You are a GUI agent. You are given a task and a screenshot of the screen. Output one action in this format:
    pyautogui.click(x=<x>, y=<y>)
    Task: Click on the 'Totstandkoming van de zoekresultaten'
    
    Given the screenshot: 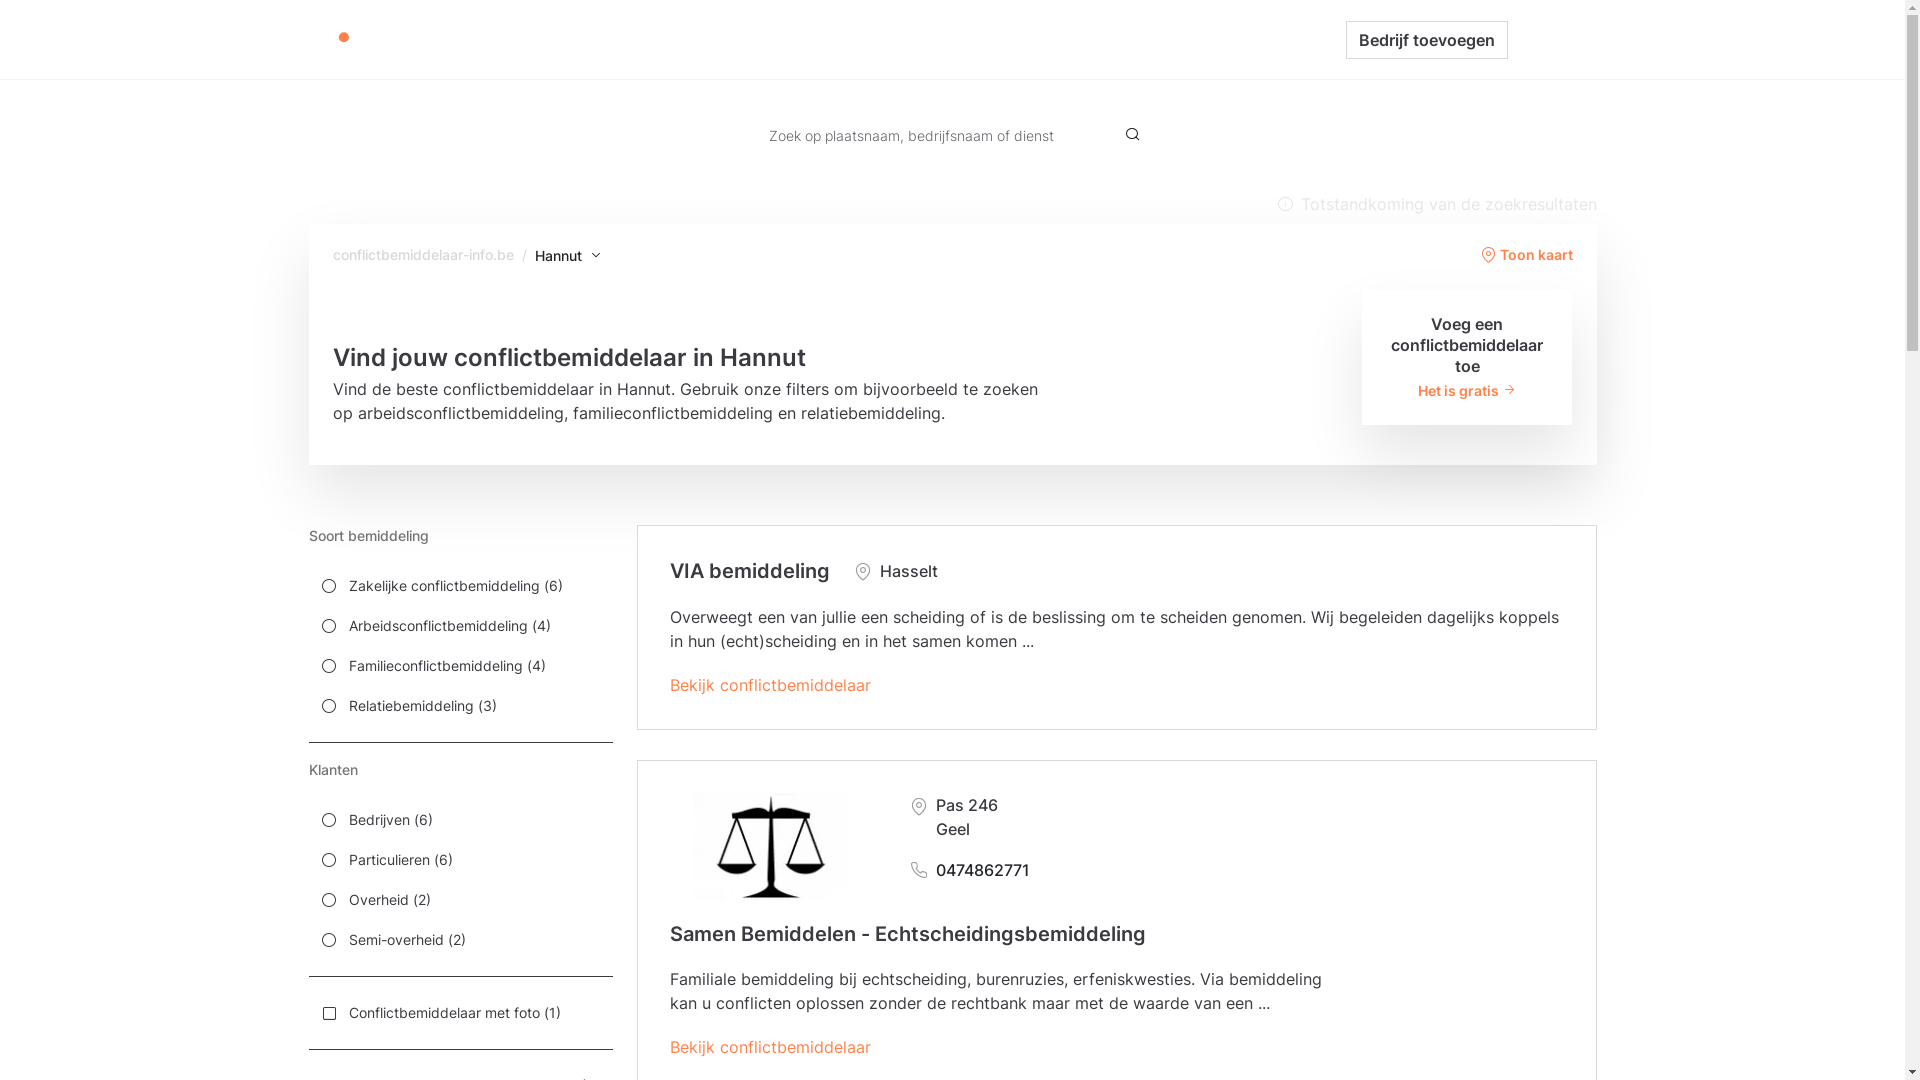 What is the action you would take?
    pyautogui.click(x=1434, y=204)
    